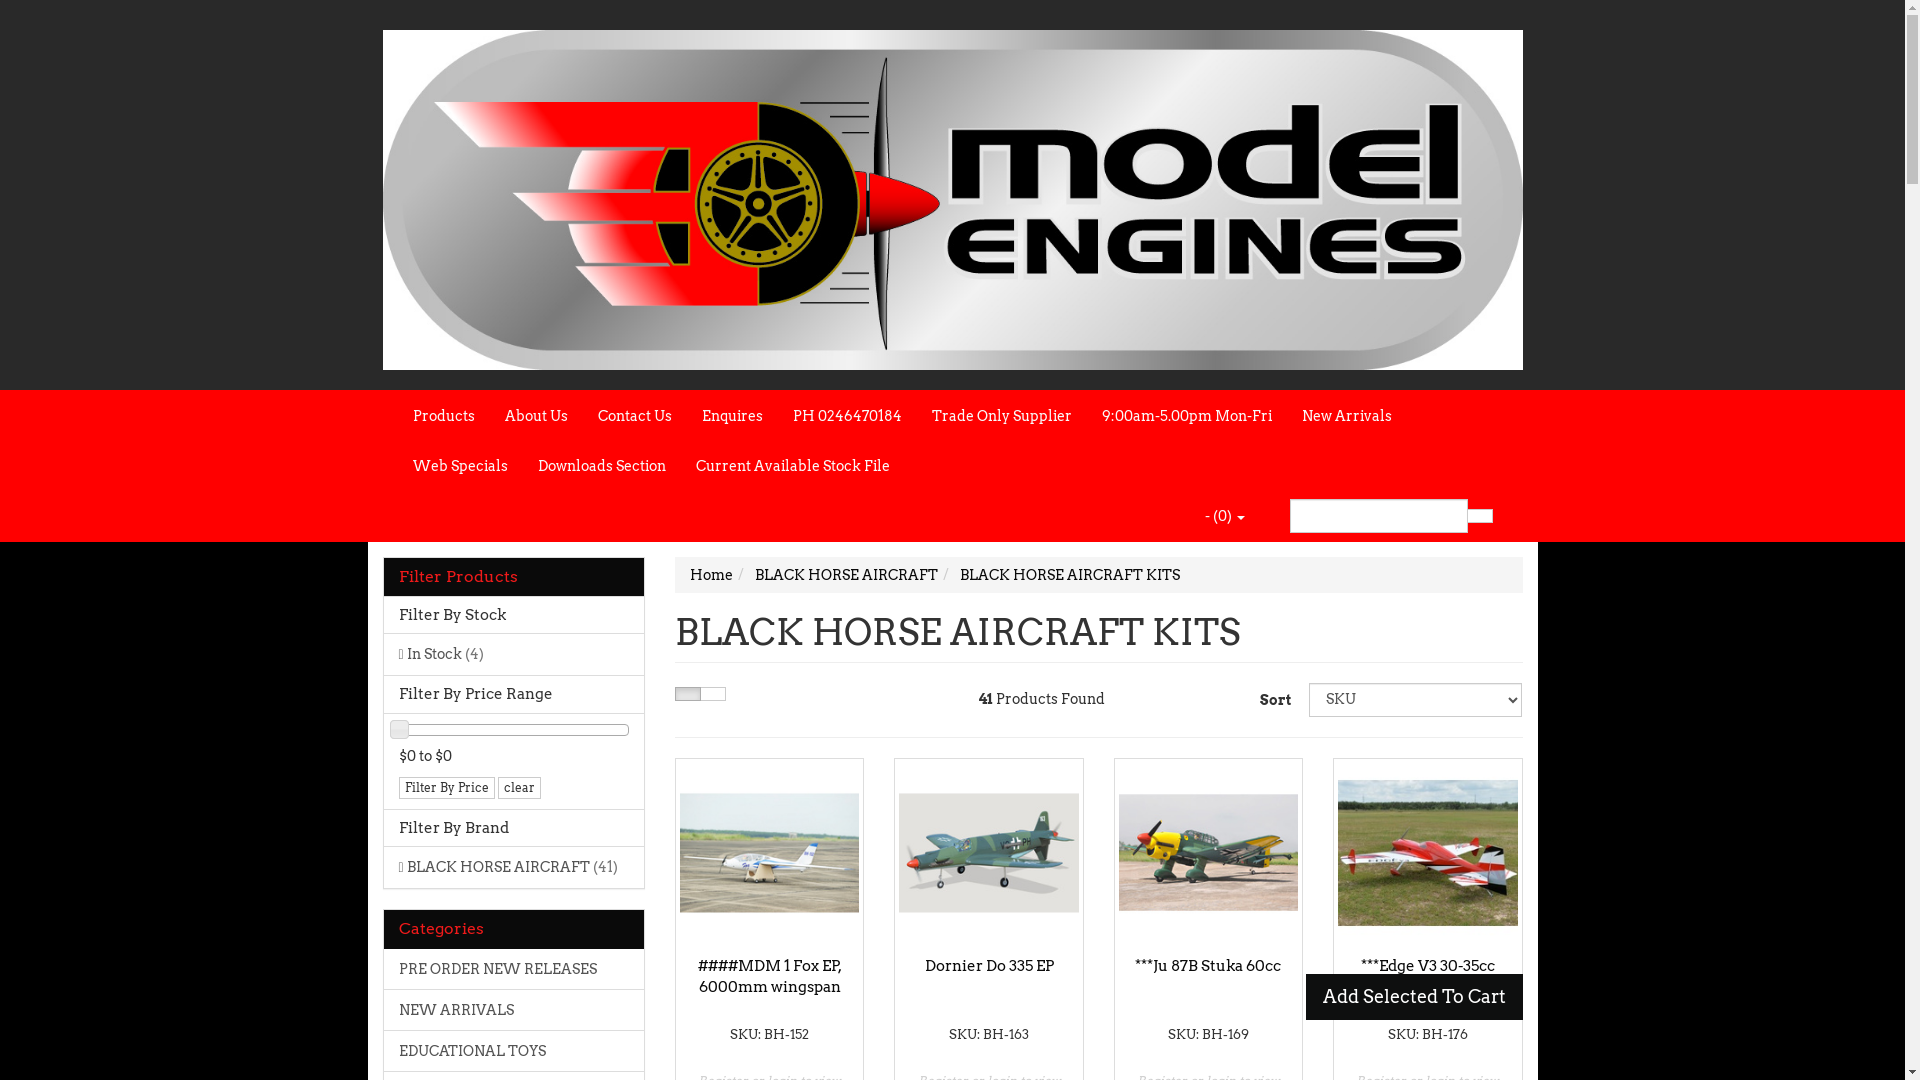 The height and width of the screenshot is (1080, 1920). Describe the element at coordinates (384, 1009) in the screenshot. I see `'NEW ARRIVALS'` at that location.